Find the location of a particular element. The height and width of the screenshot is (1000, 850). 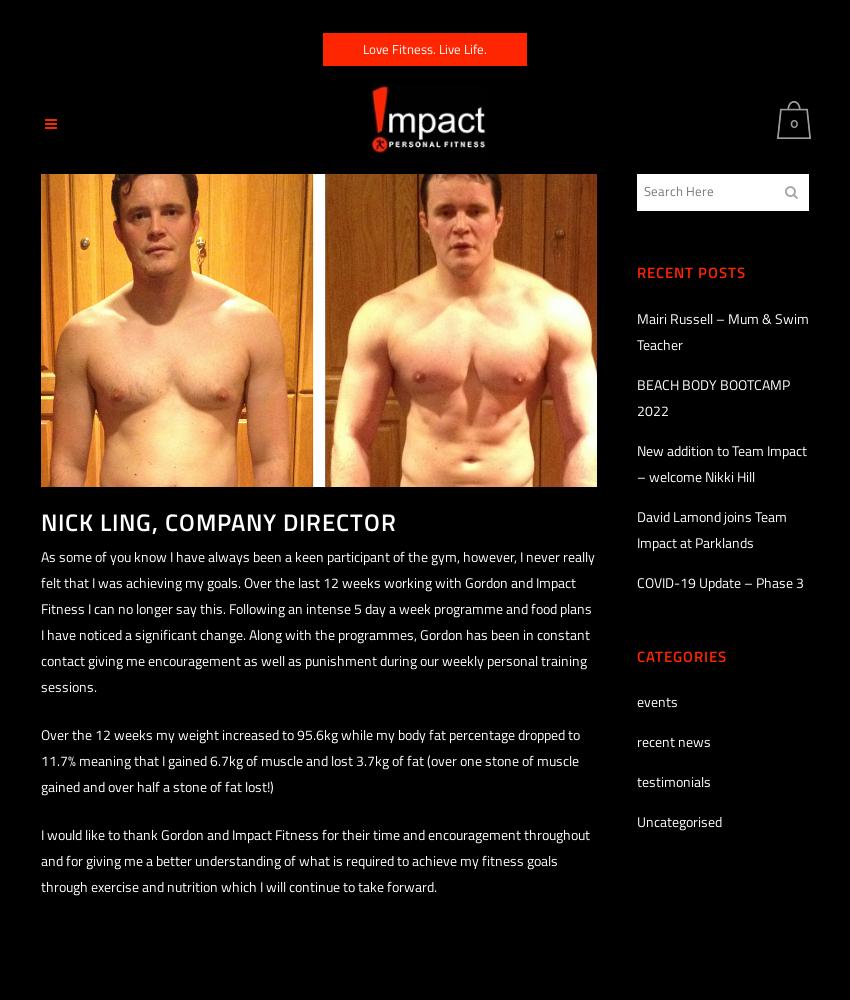

'Total:' is located at coordinates (742, 253).